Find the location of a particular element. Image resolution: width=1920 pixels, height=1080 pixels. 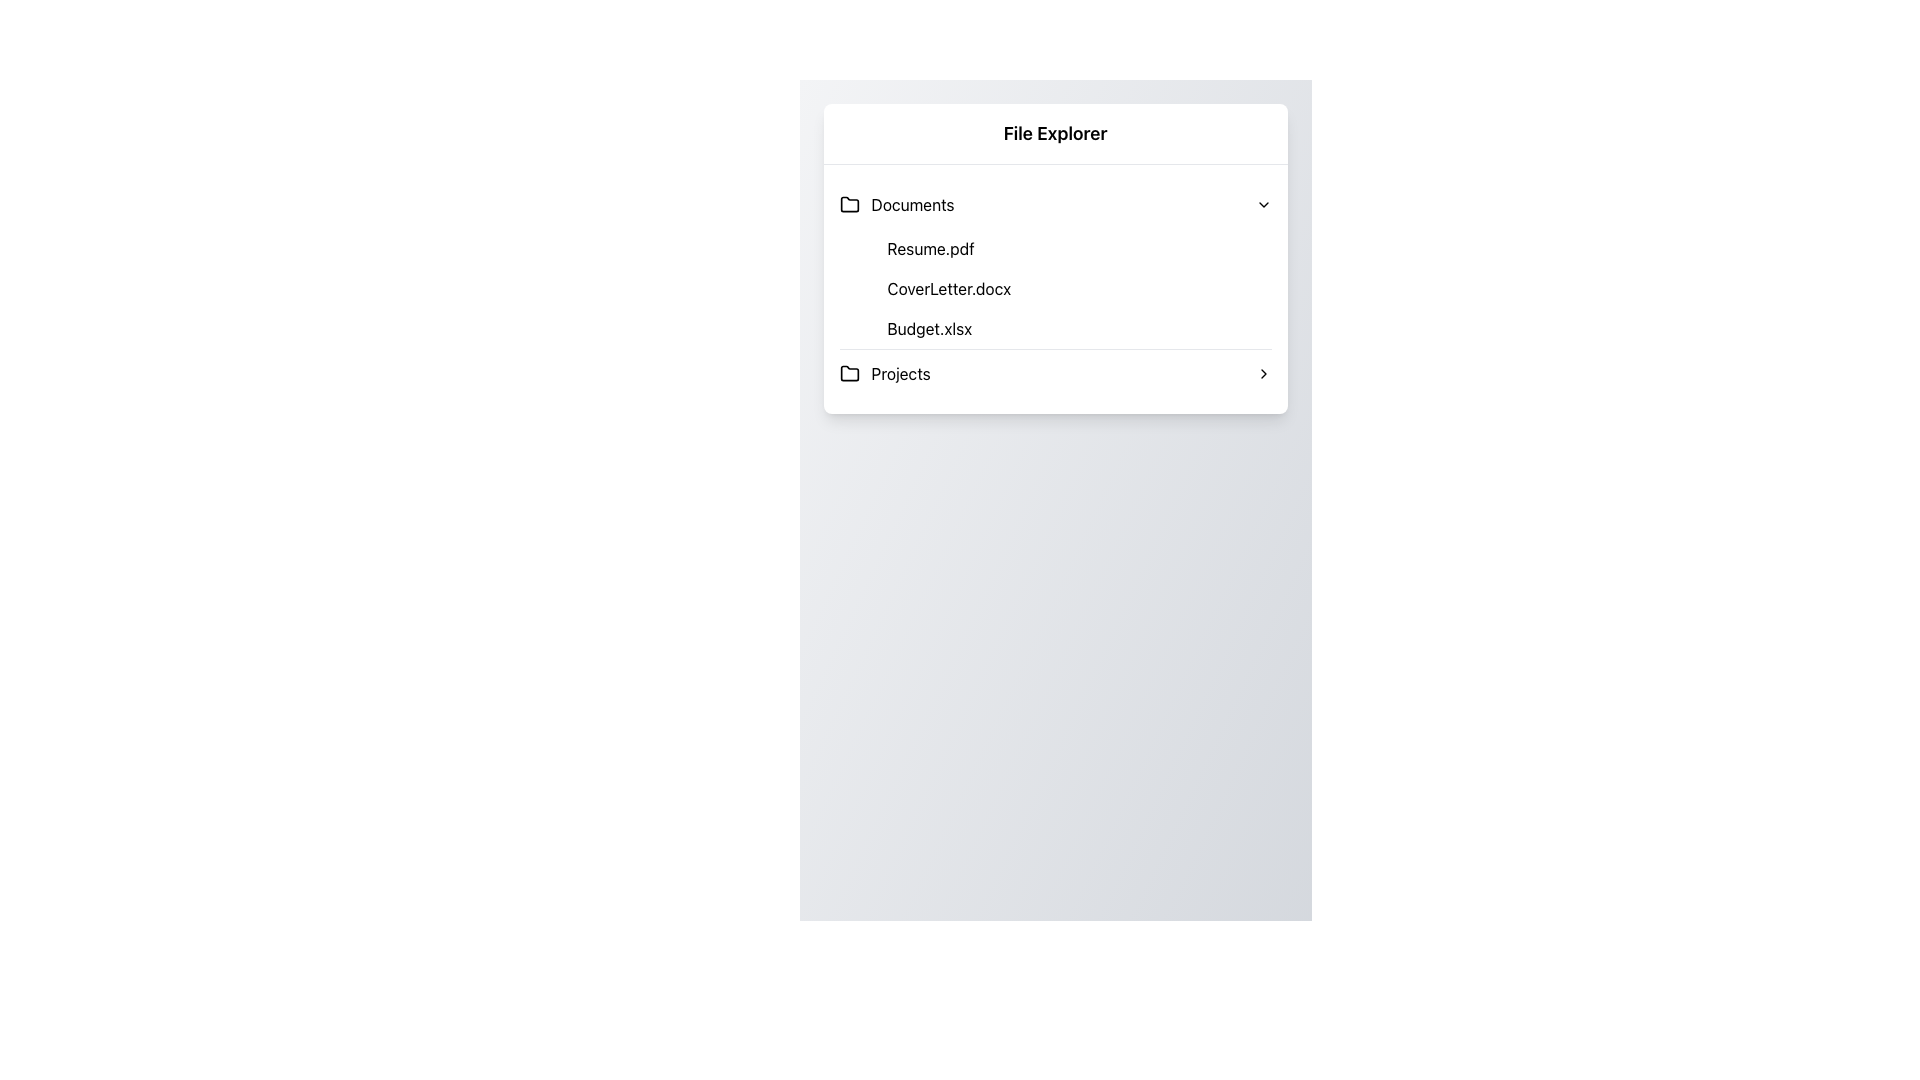

the 'Projects' label in the file explorer, which is the third visible row containing a folder icon and a right-pointing arrow is located at coordinates (900, 374).